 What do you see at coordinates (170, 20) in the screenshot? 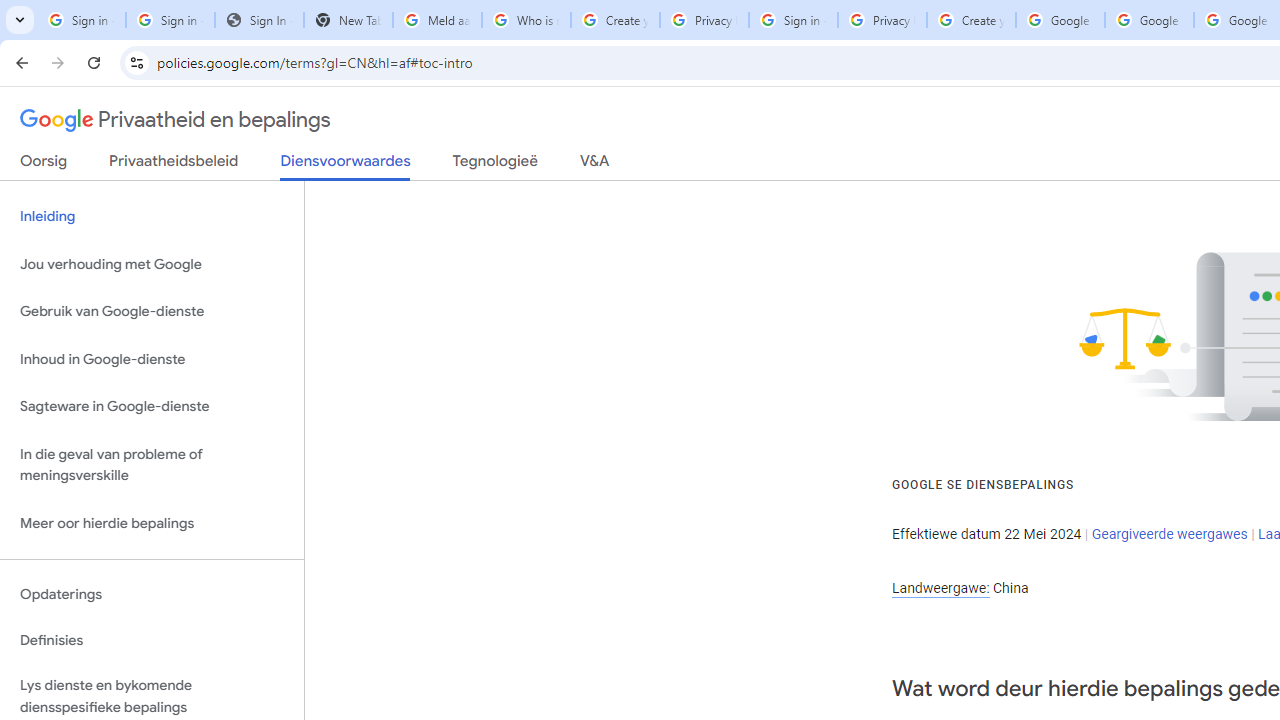
I see `'Sign in - Google Accounts'` at bounding box center [170, 20].